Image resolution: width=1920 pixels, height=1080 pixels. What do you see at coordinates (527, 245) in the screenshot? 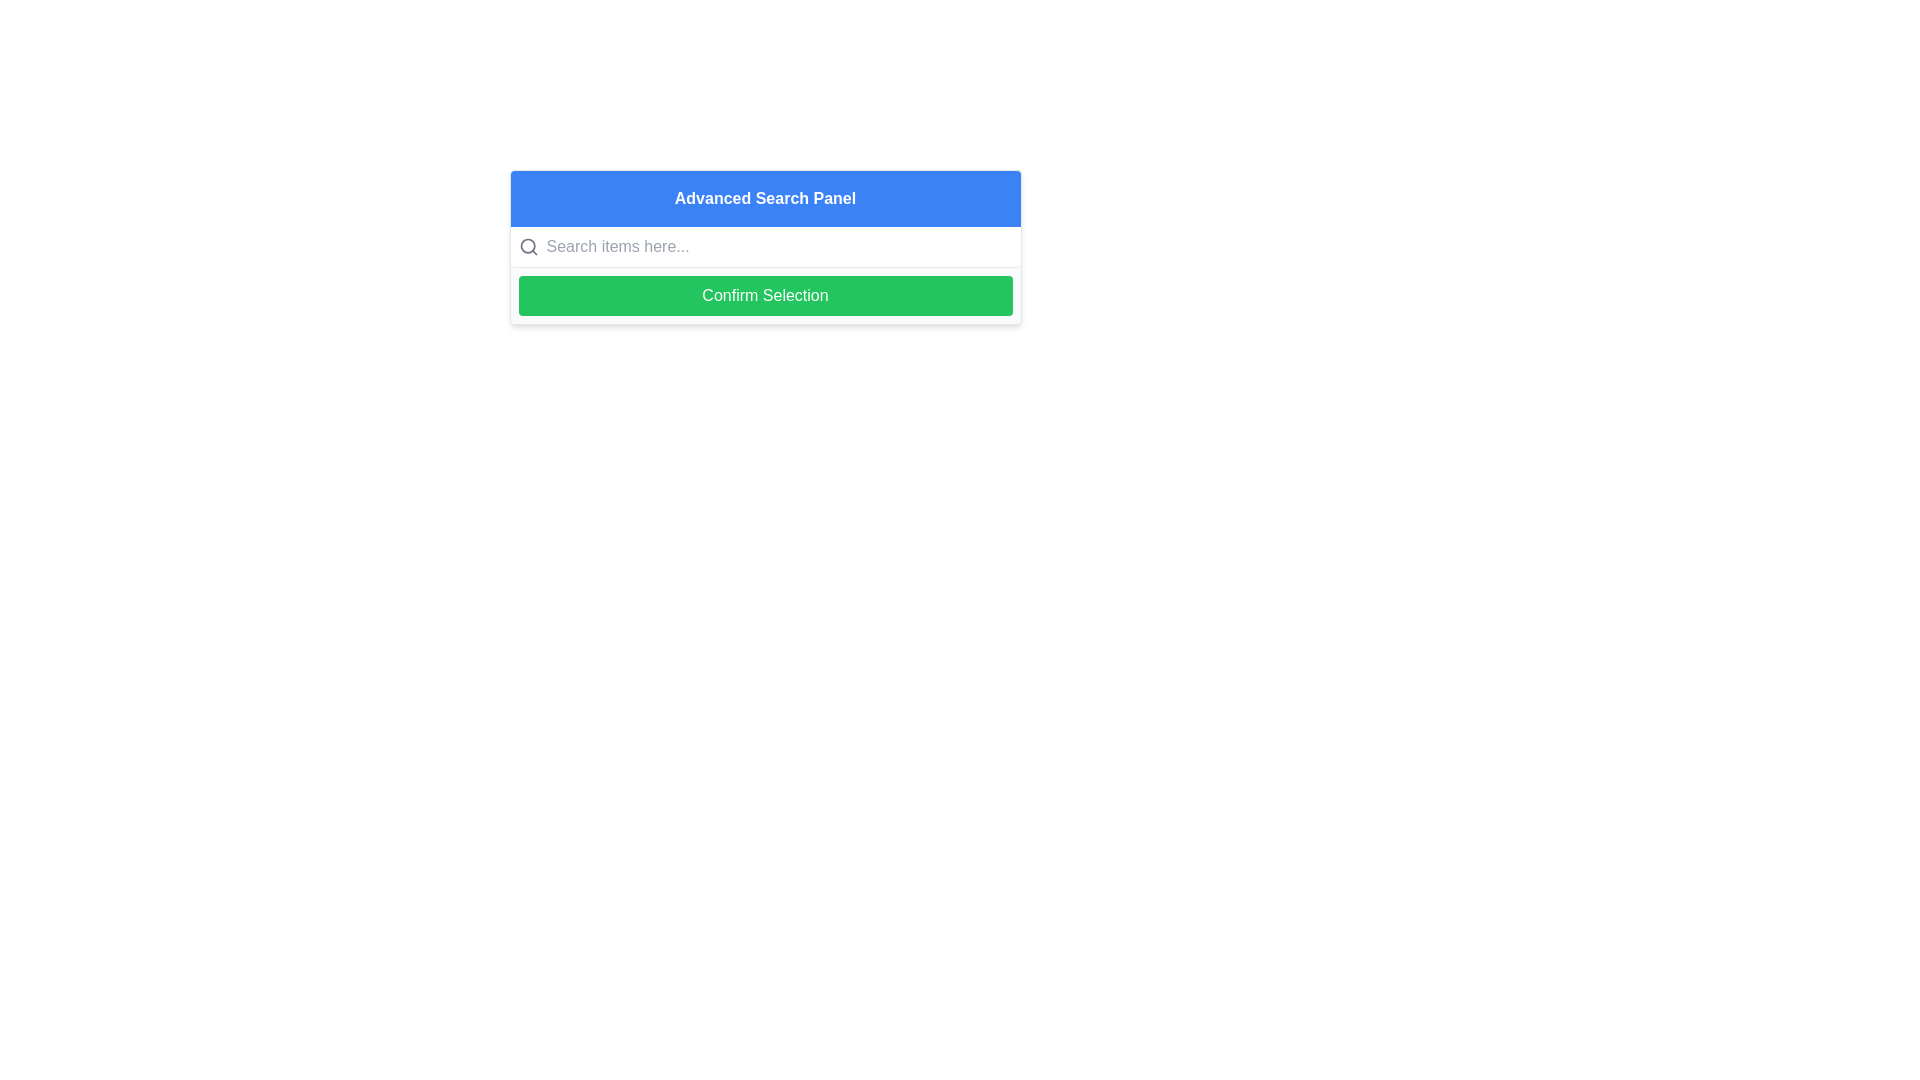
I see `the decorative SVG graphic circle representing the lens area of the magnifying glass icon, which is located to the left of the 'Search items here...' text input field` at bounding box center [527, 245].